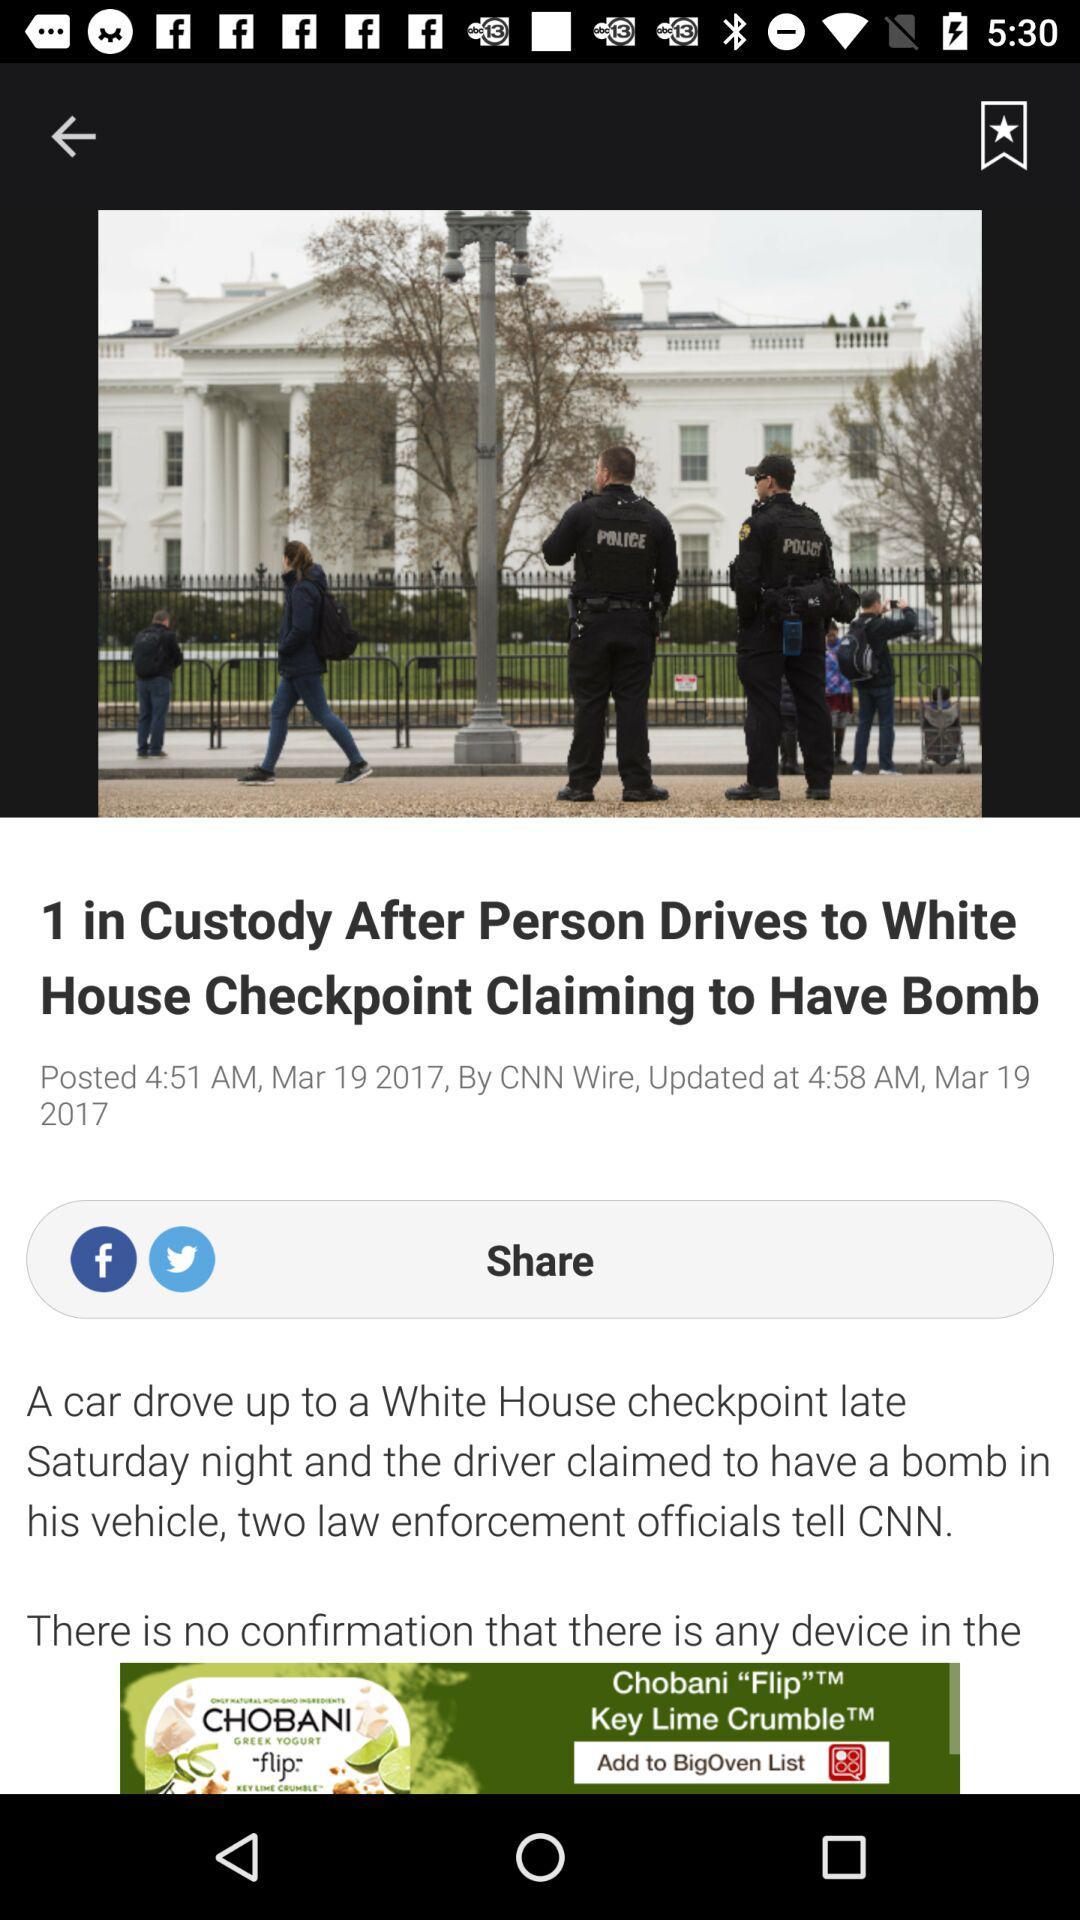 The width and height of the screenshot is (1080, 1920). I want to click on the arrow_backward icon, so click(72, 135).